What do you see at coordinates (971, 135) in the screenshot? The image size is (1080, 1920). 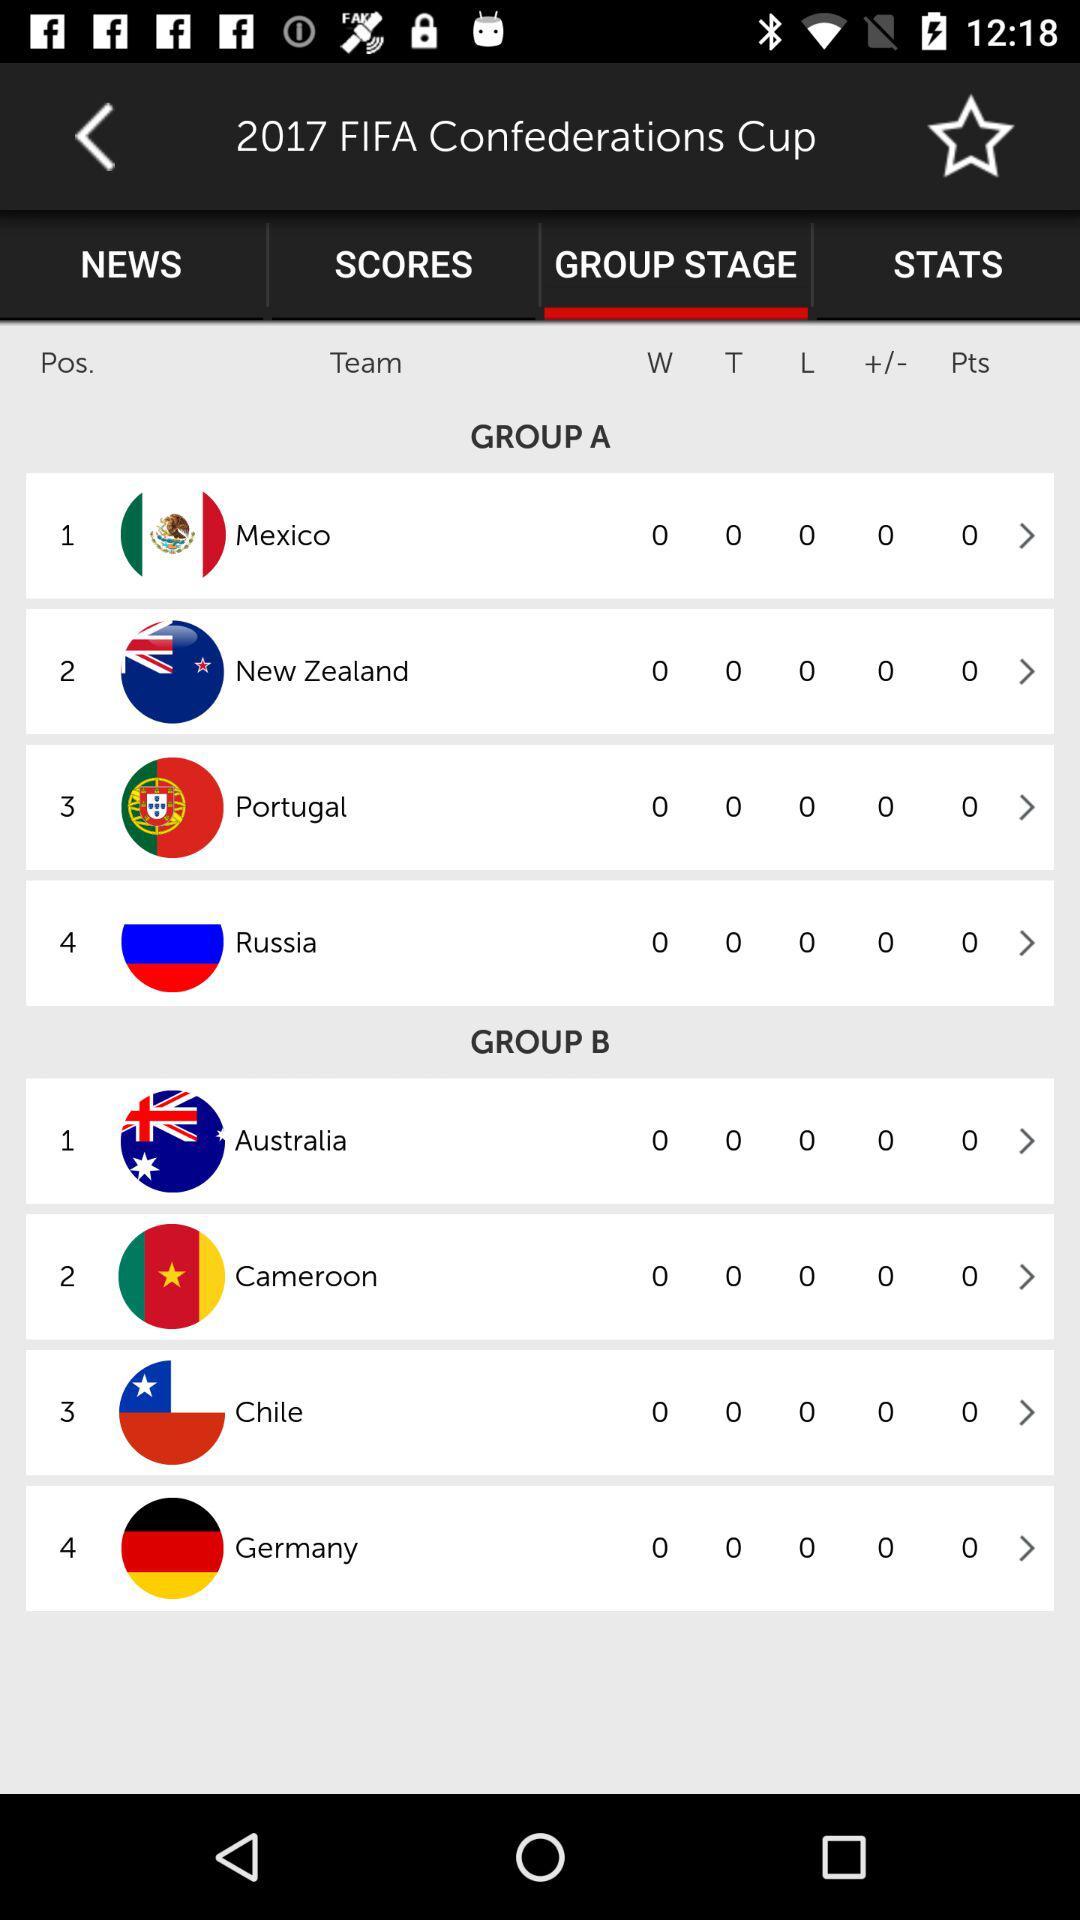 I see `favorite` at bounding box center [971, 135].